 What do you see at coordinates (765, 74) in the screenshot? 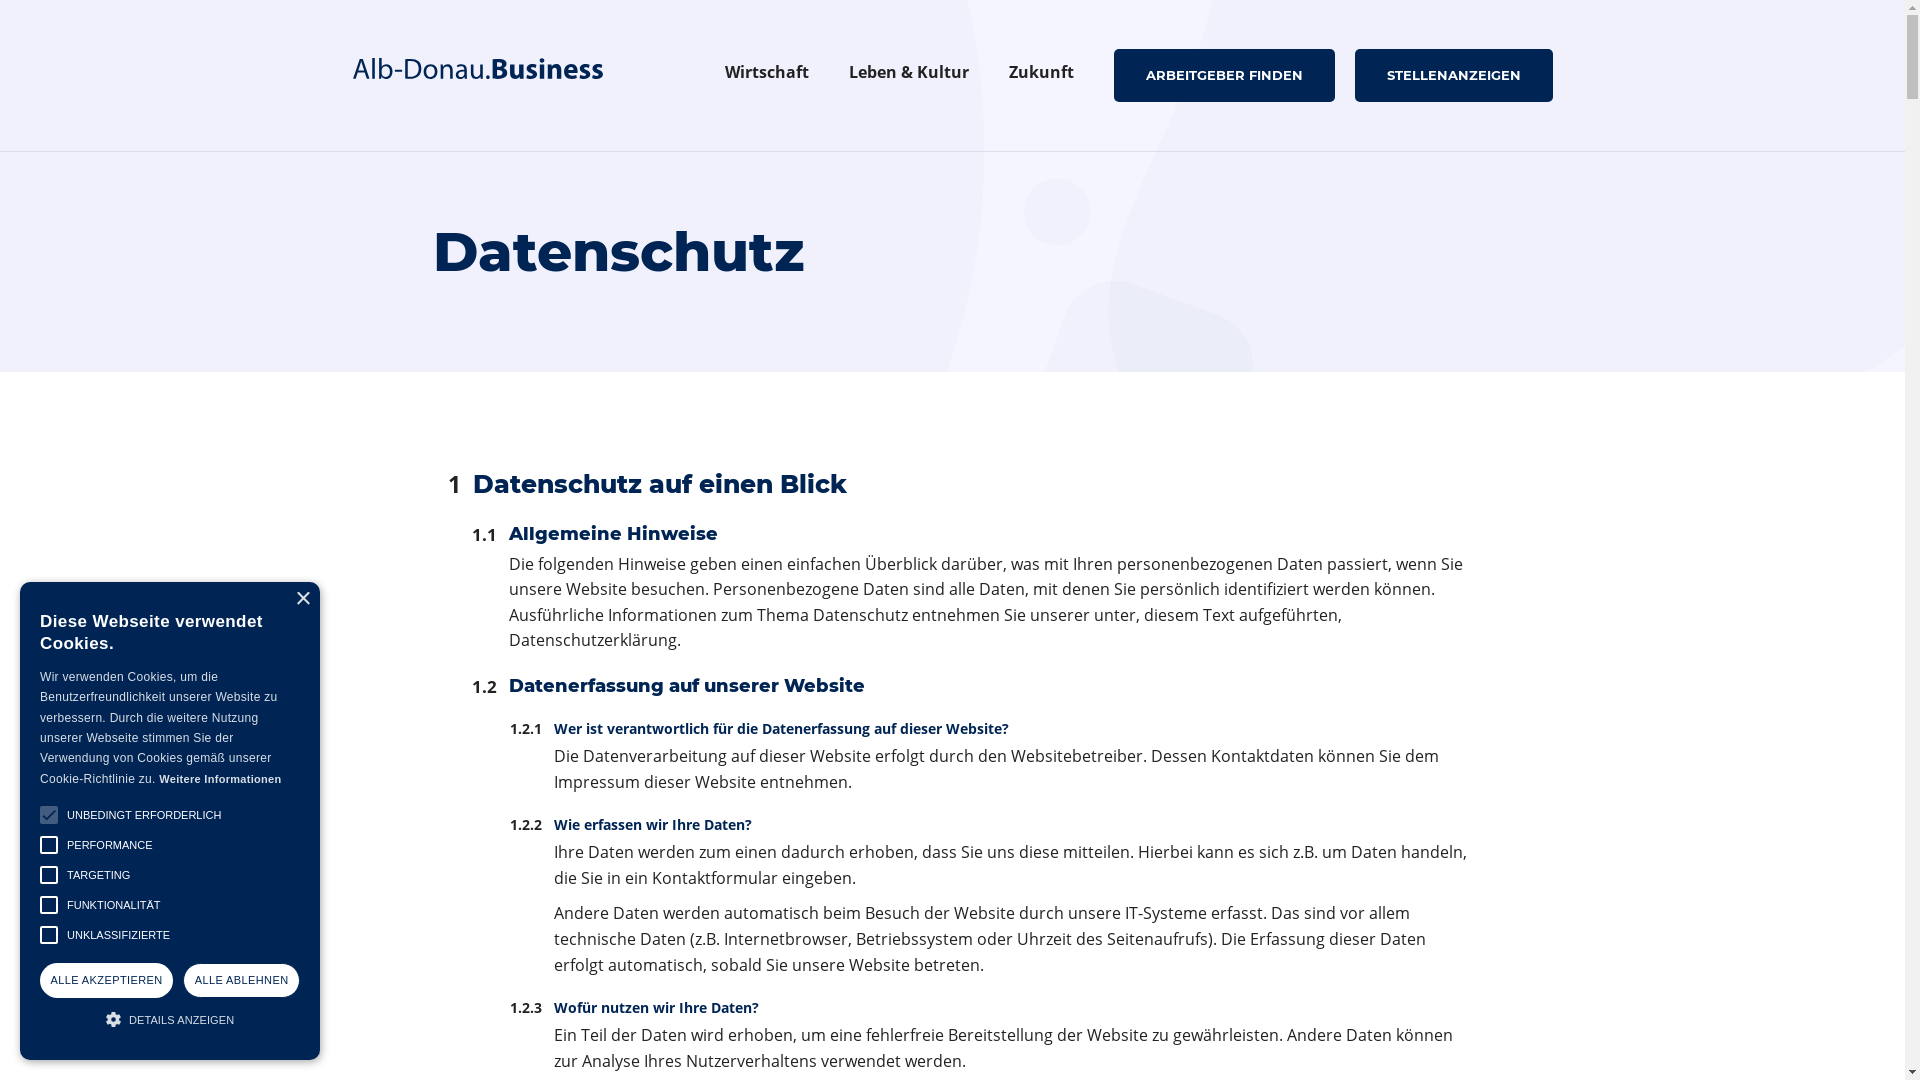
I see `'Wirtschaft'` at bounding box center [765, 74].